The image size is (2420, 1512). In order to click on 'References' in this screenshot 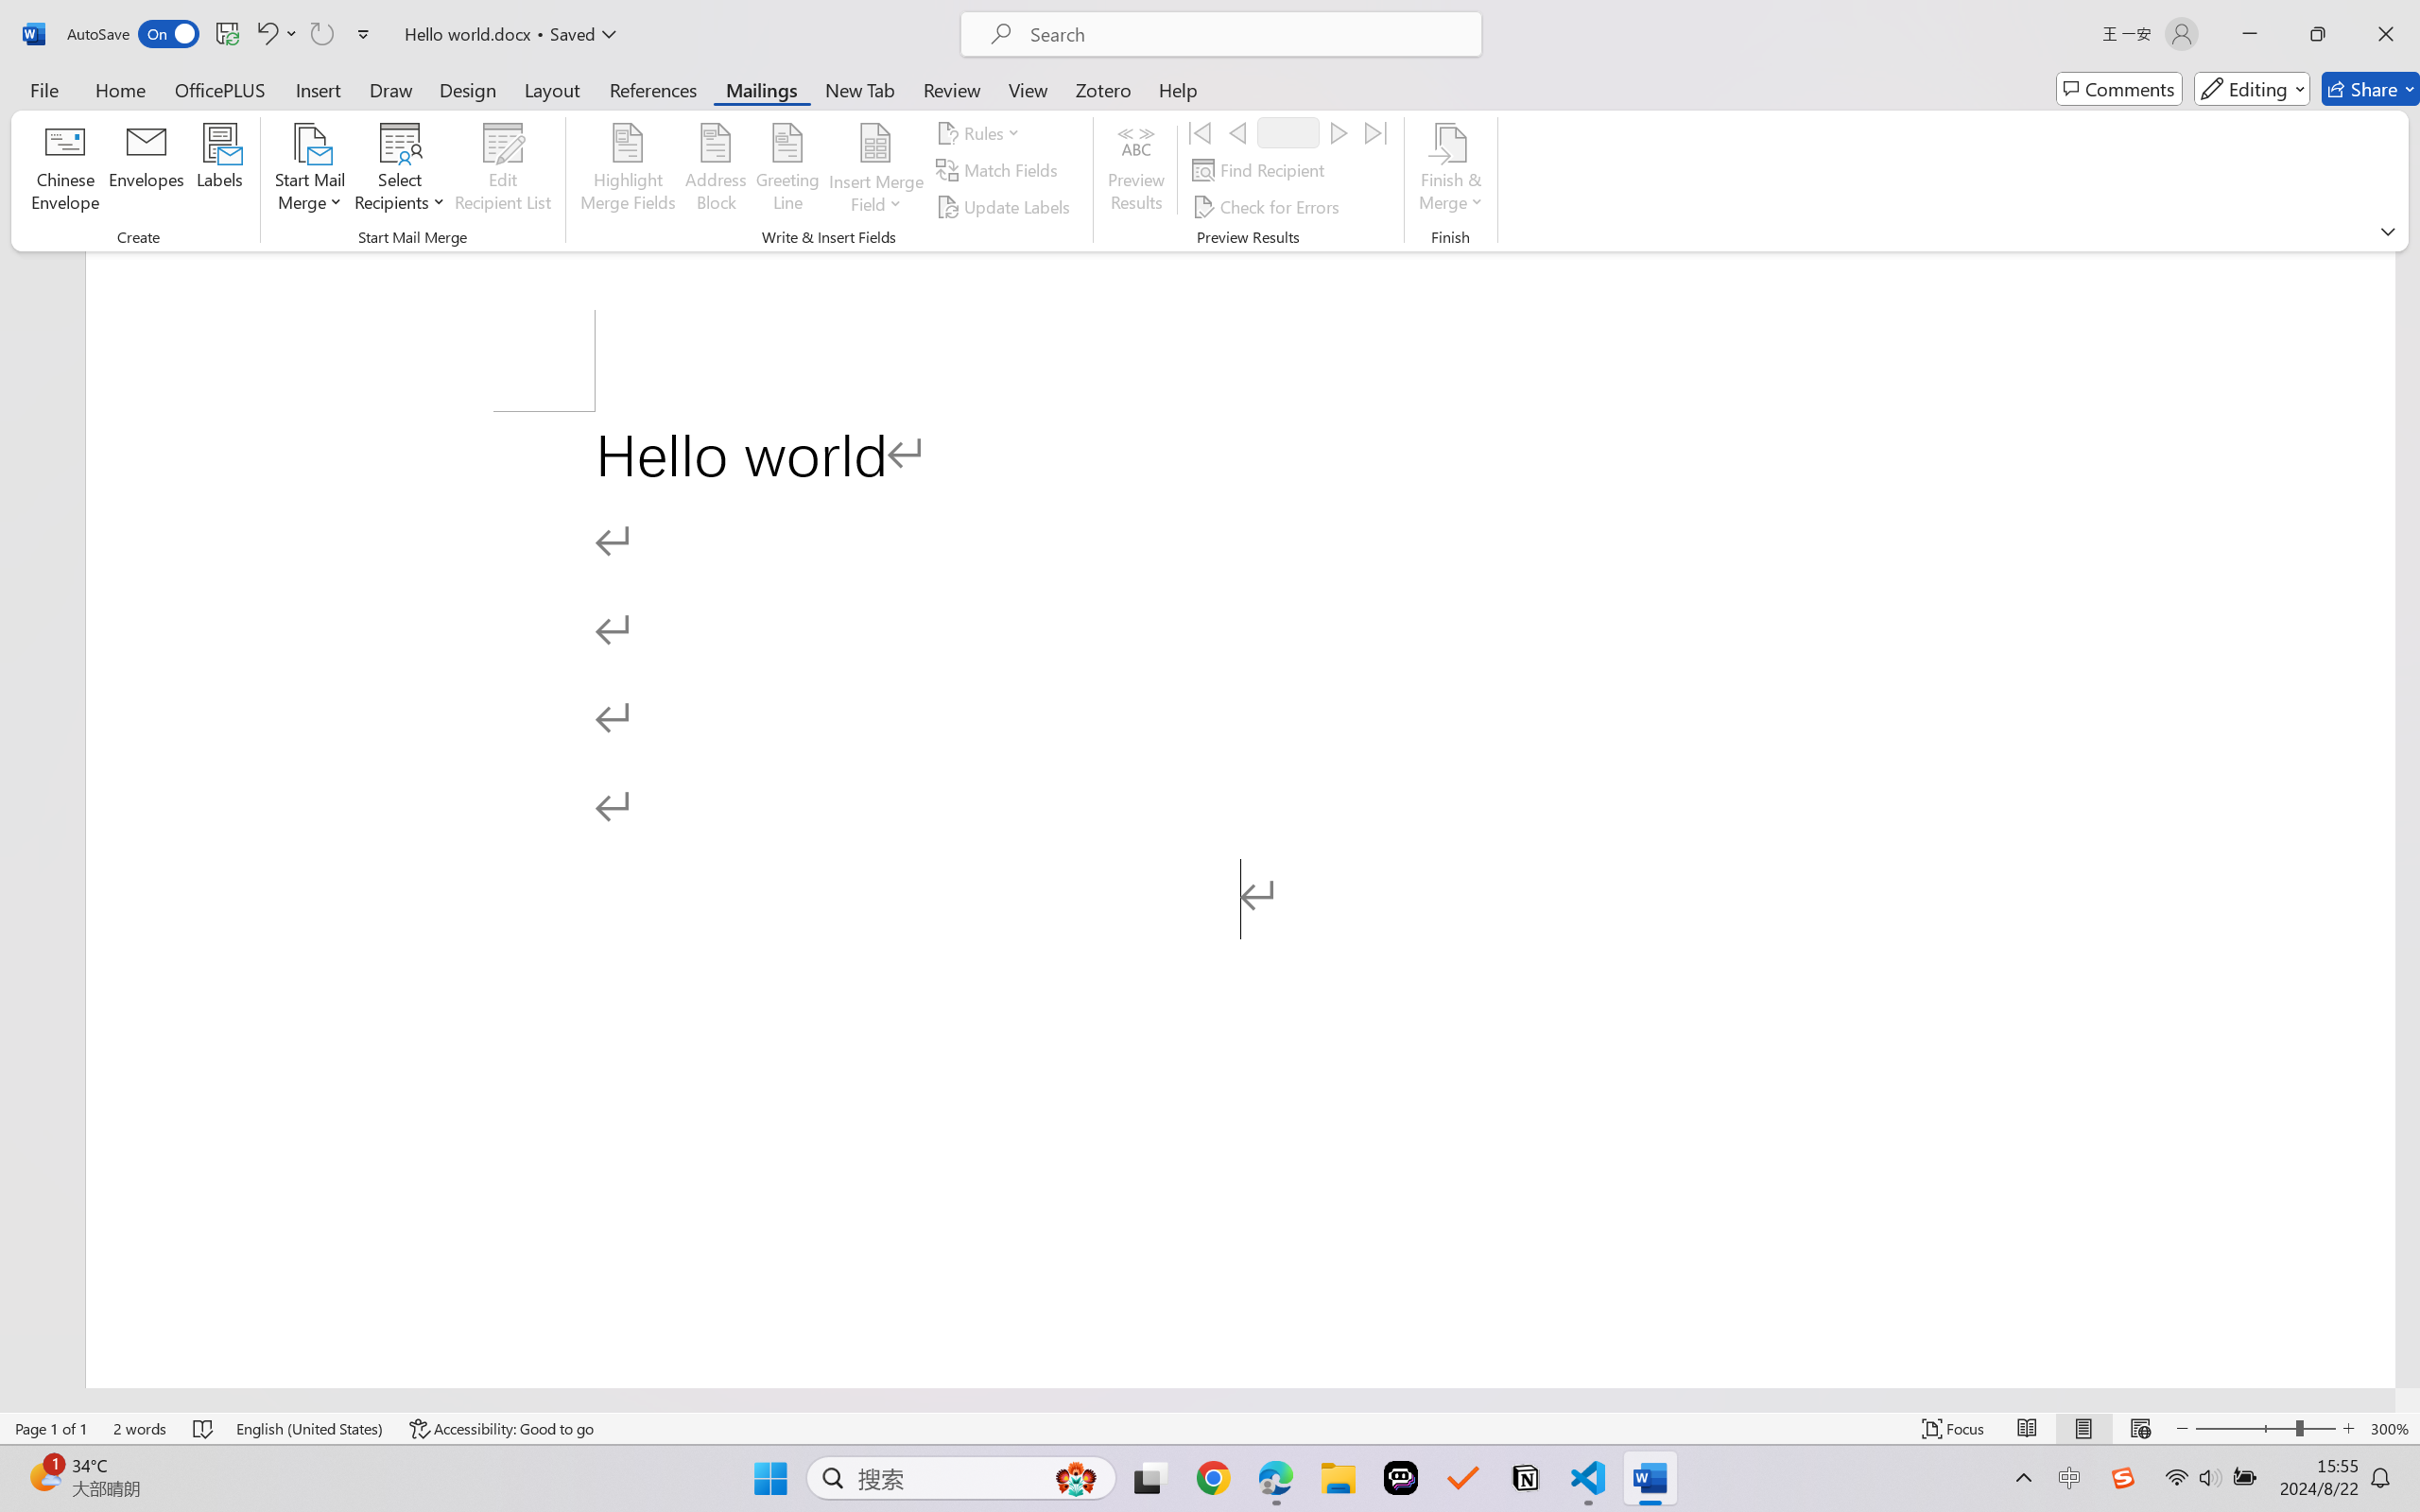, I will do `click(653, 88)`.